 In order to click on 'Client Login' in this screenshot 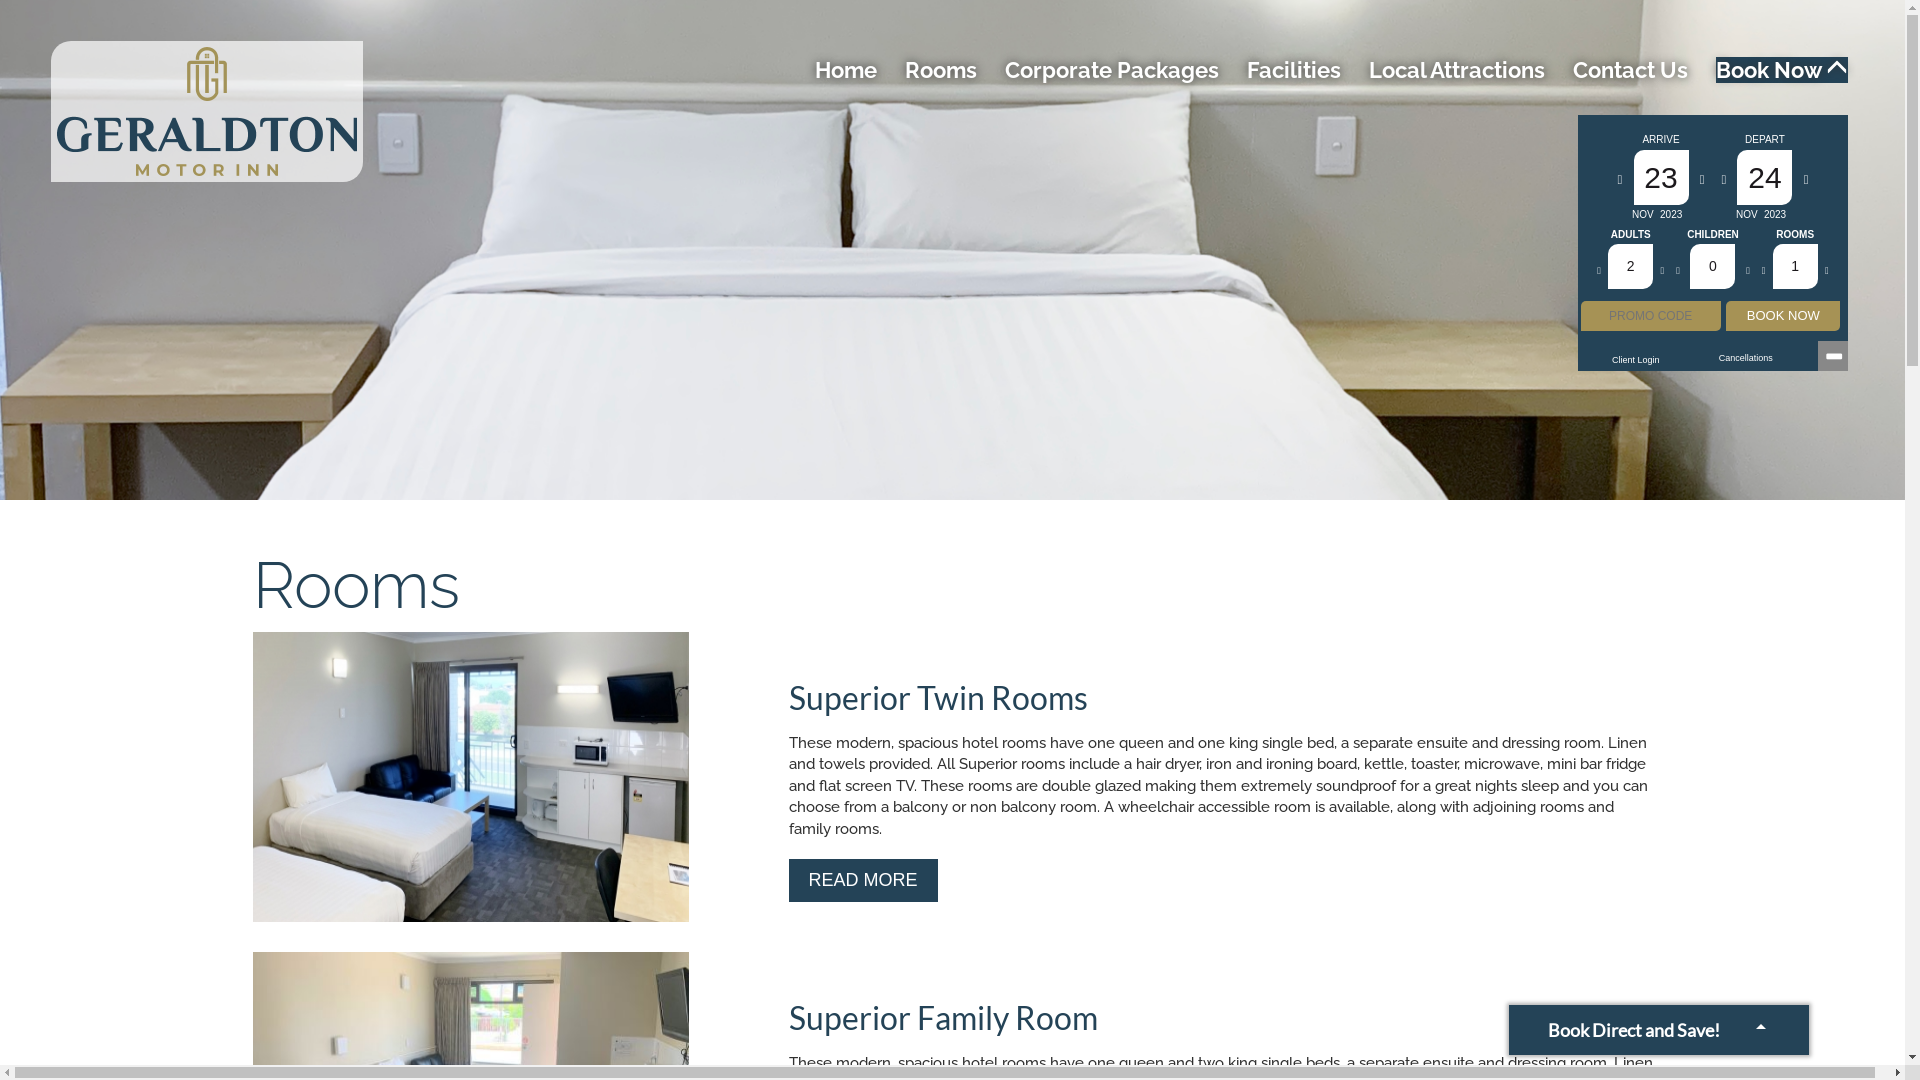, I will do `click(1636, 358)`.